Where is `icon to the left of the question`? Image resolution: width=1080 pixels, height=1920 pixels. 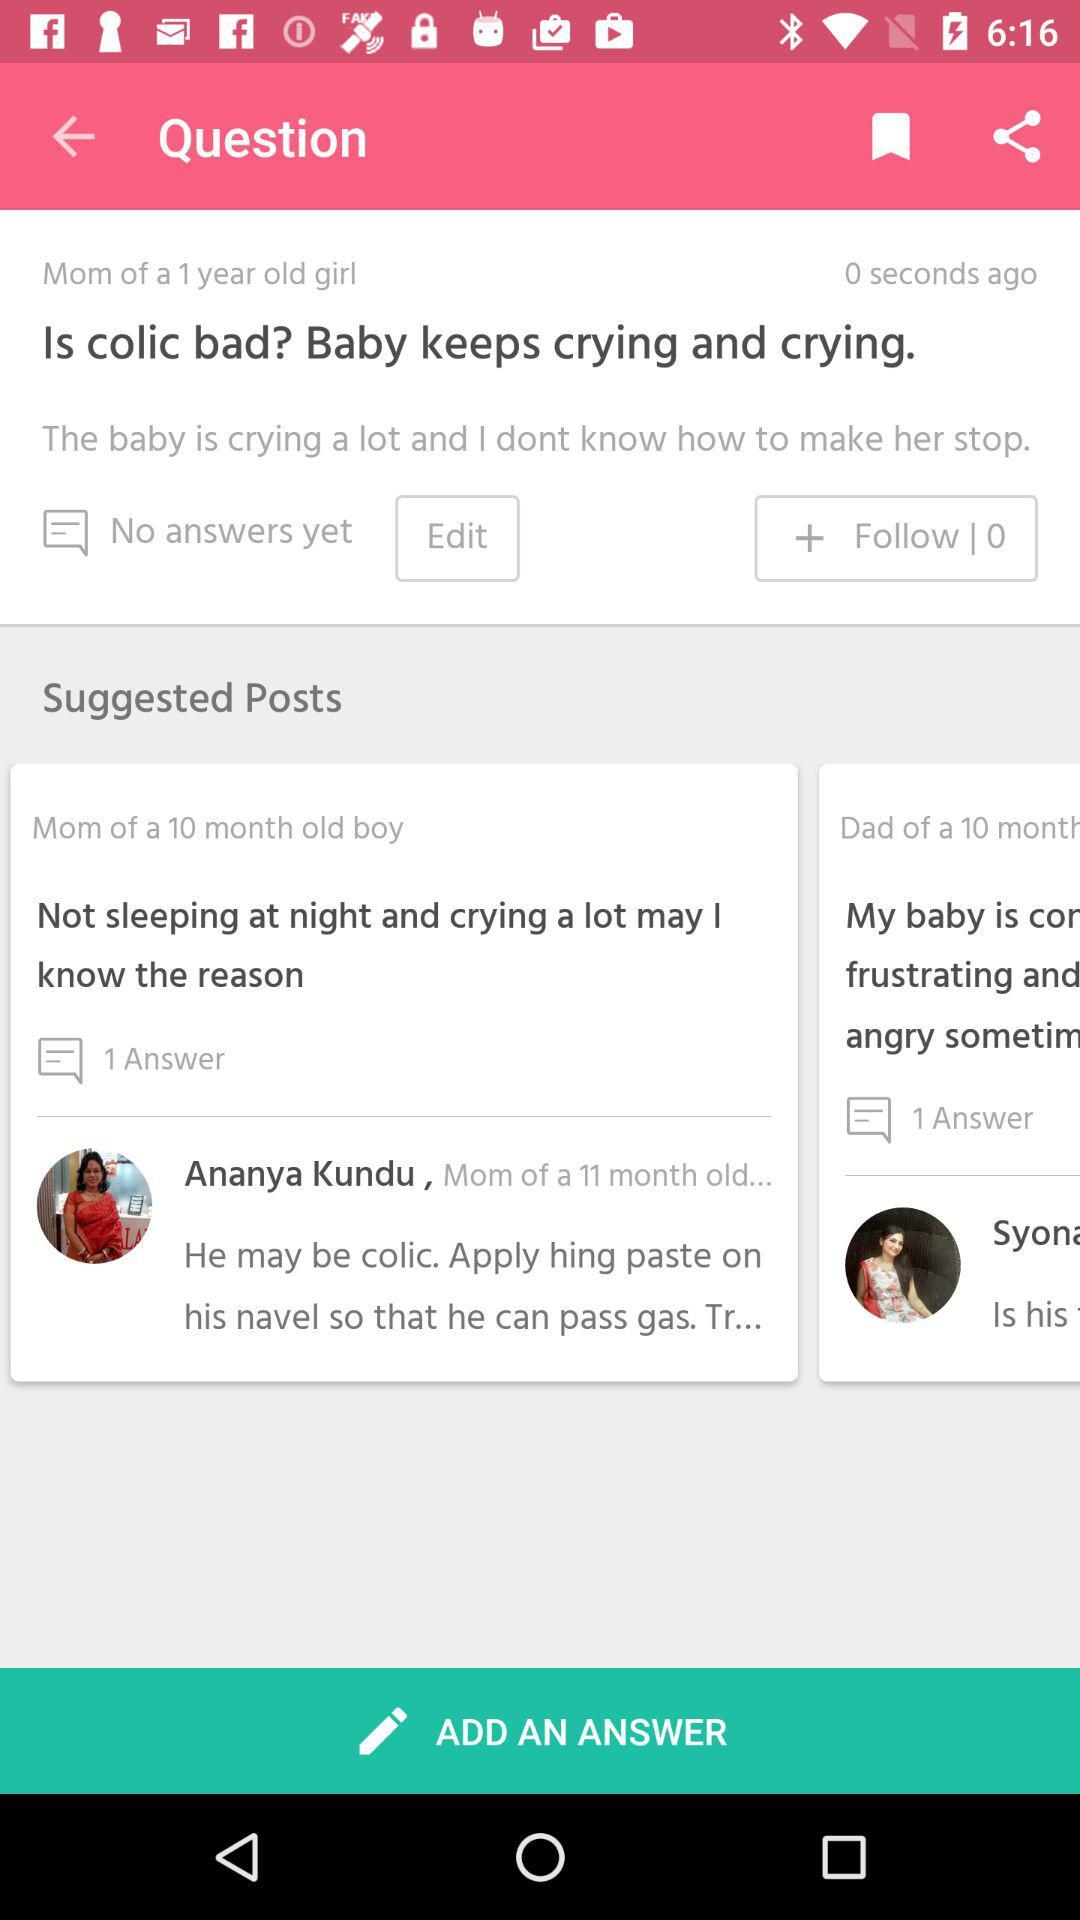
icon to the left of the question is located at coordinates (72, 135).